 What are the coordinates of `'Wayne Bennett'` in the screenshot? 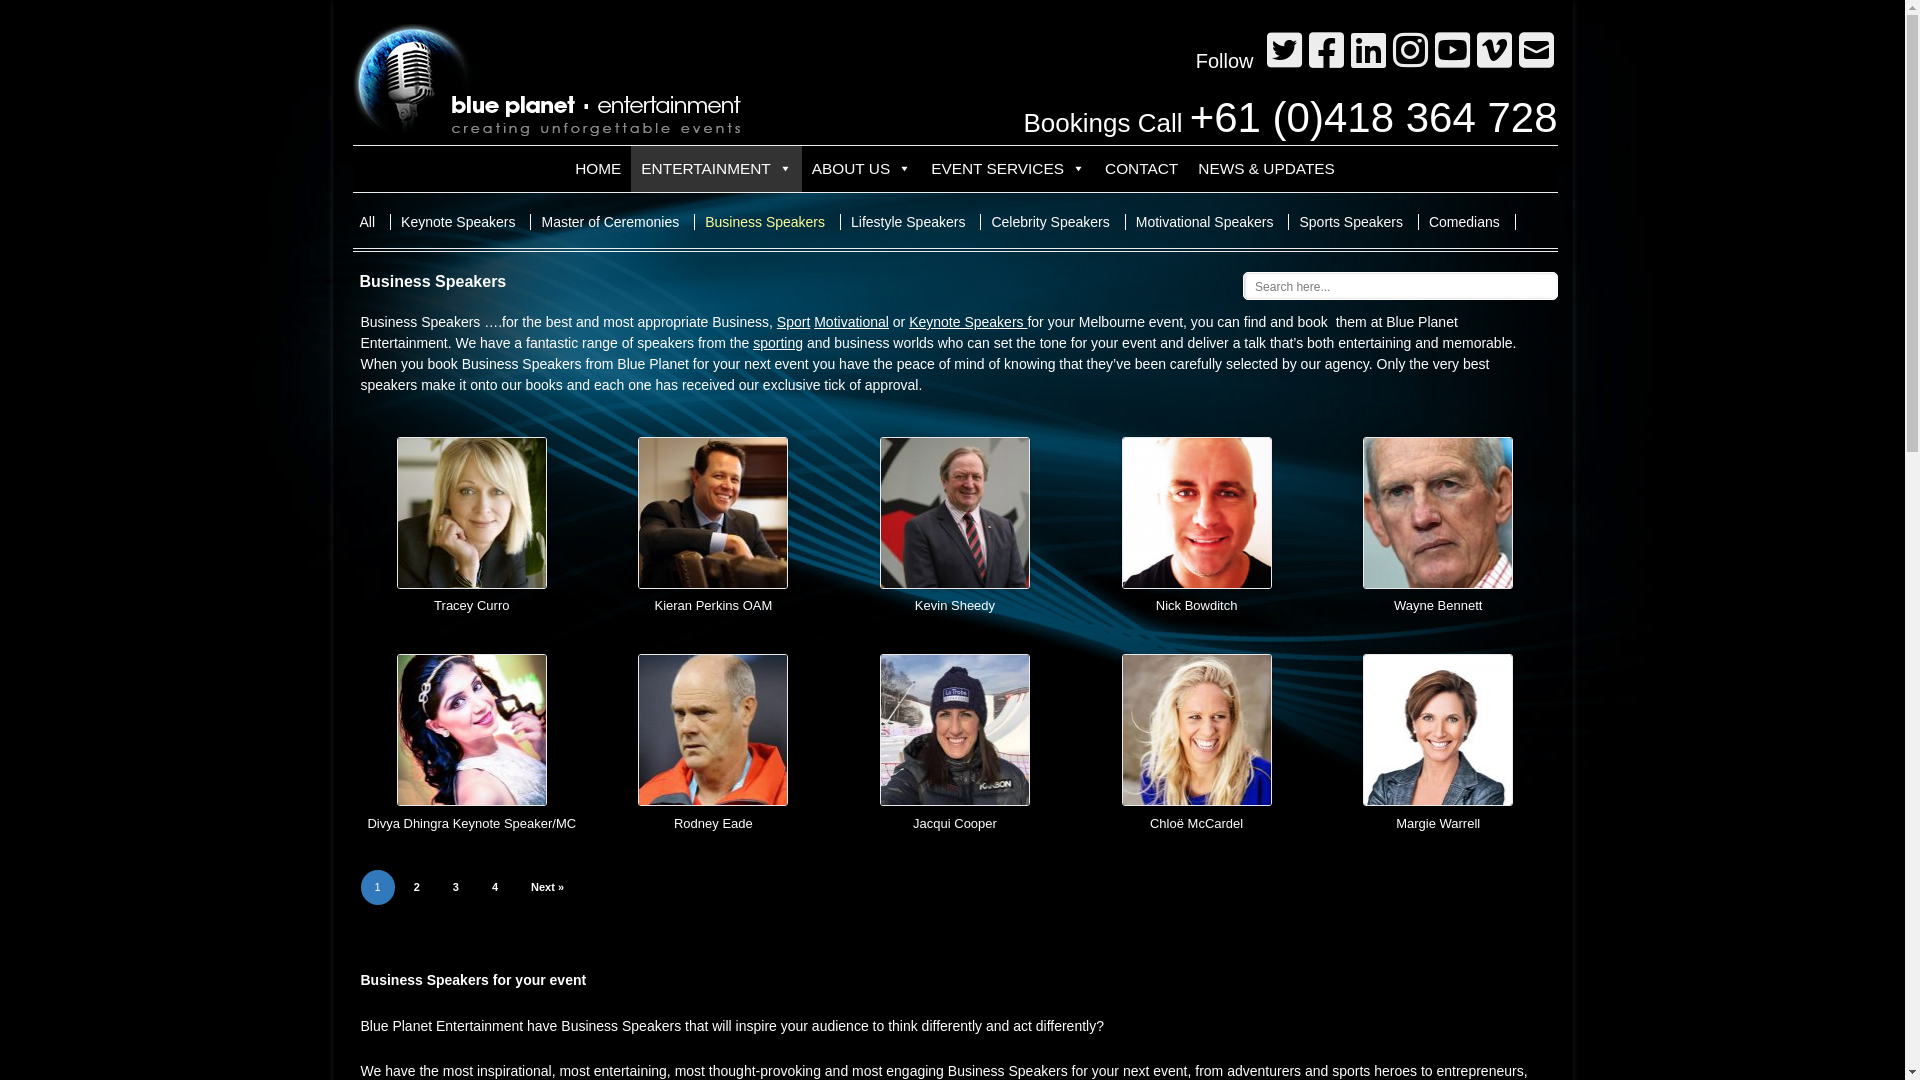 It's located at (1437, 512).